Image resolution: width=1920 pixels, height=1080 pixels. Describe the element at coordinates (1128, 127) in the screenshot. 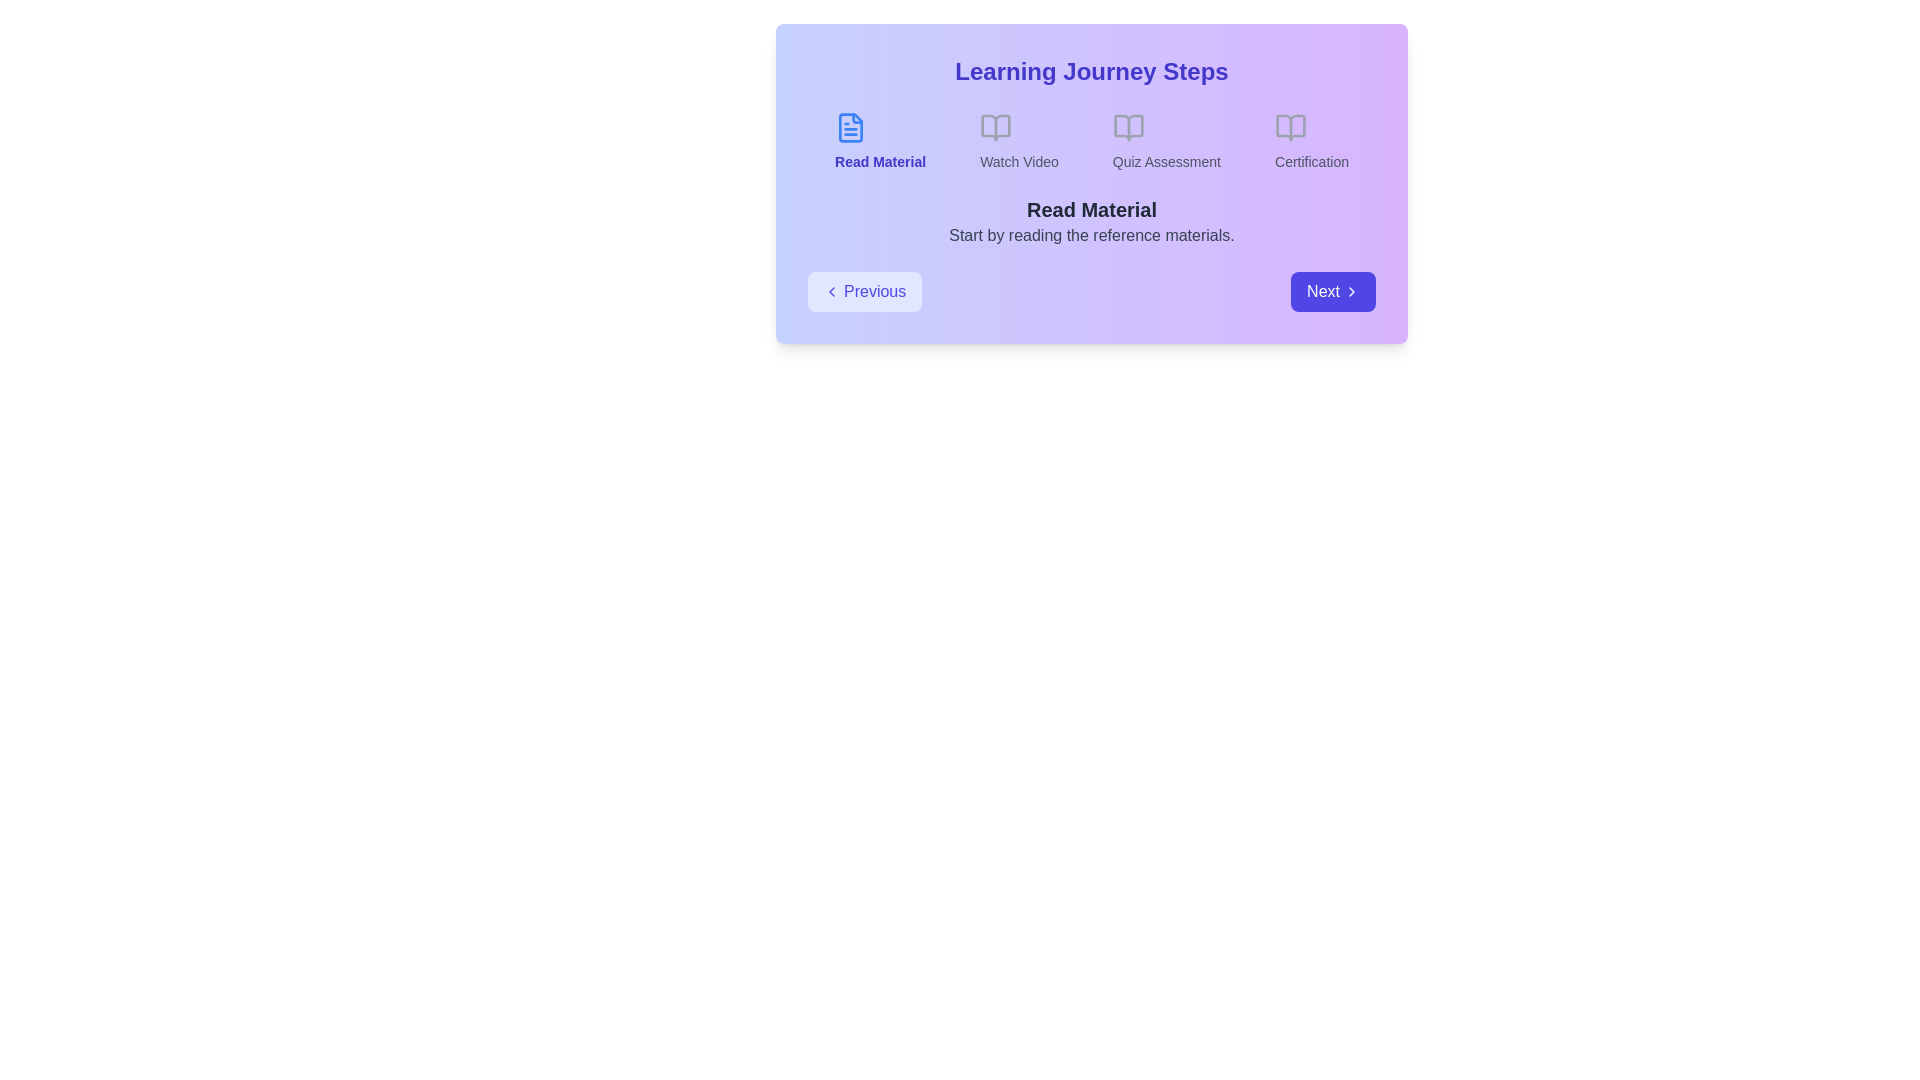

I see `the second interactive icon that resembles an open book, located under the 'Learning Journey Steps' title, positioned between 'Watch Video' and 'Certification'` at that location.